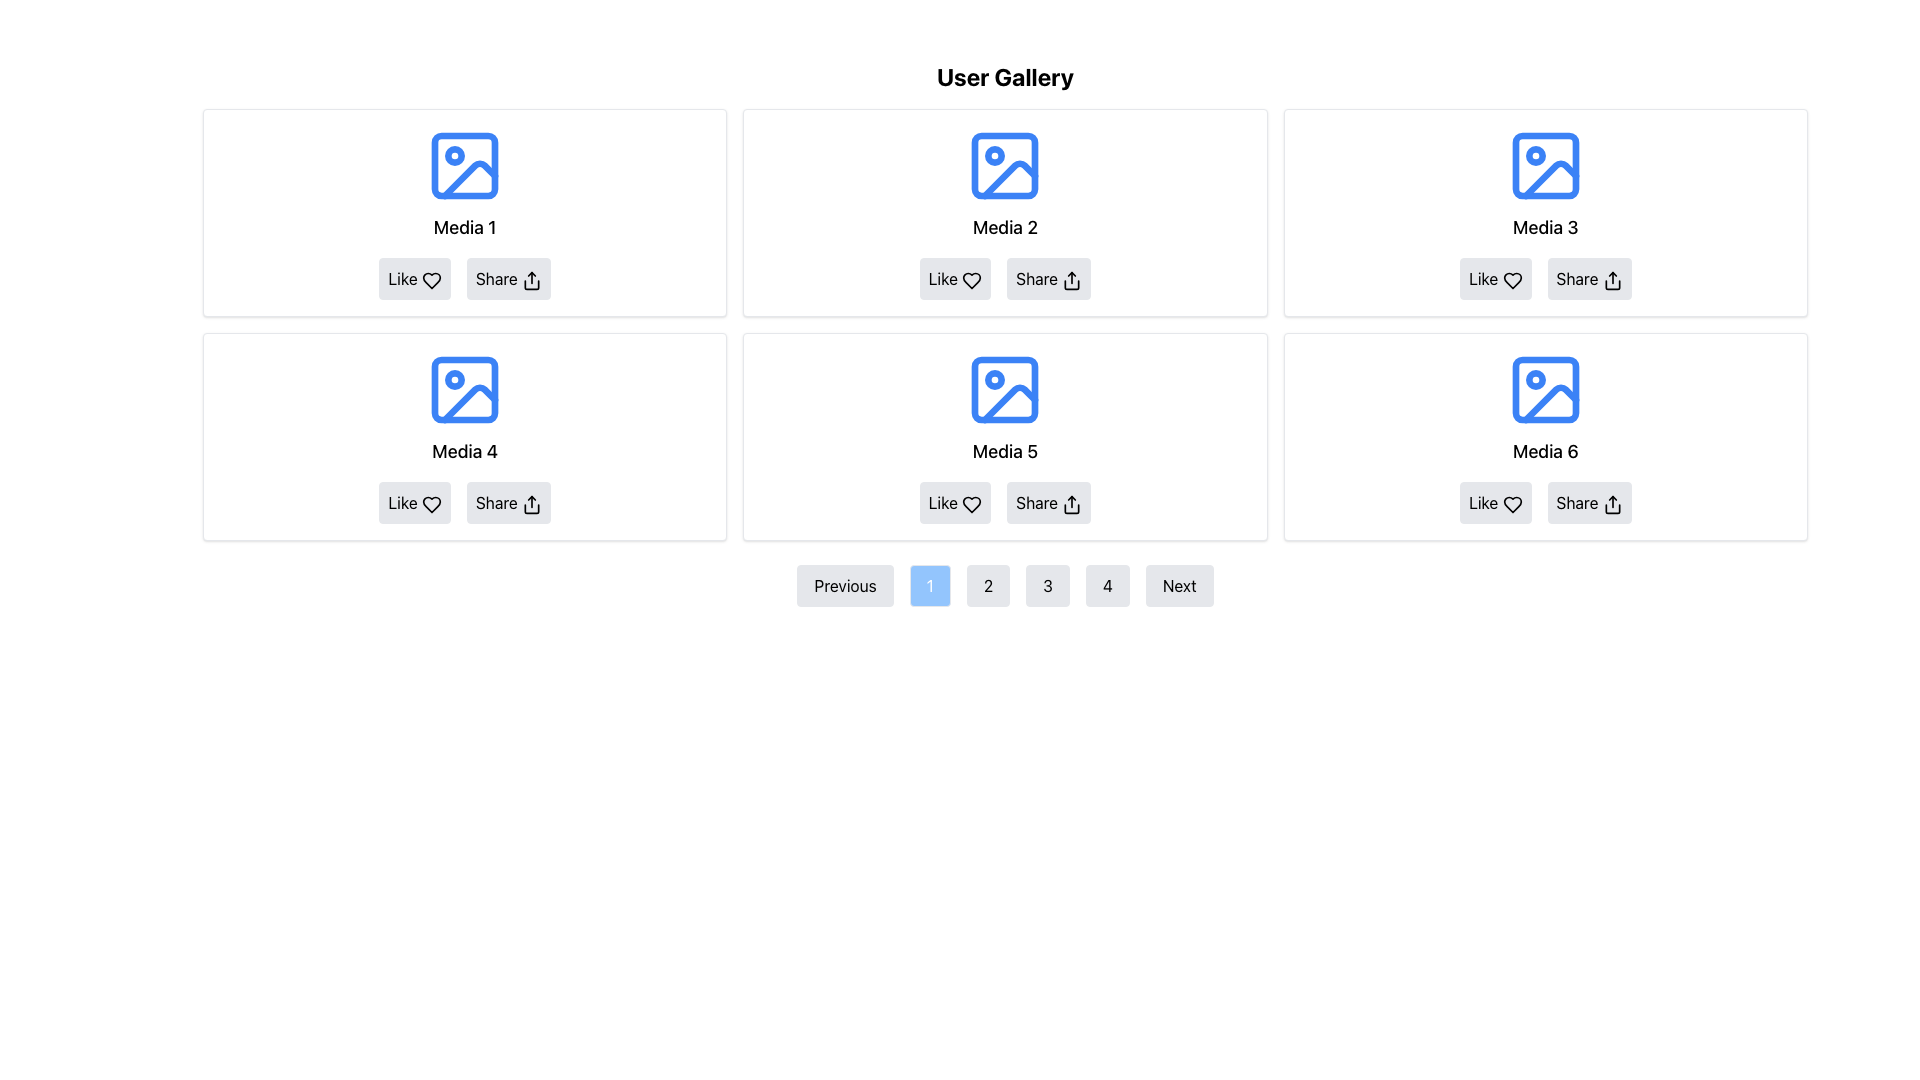 The height and width of the screenshot is (1080, 1920). I want to click on the share icon, which is the rightmost part of the 'Share' button in the media grid layout, located below the media thumbnail labeled 'Media 4', so click(531, 503).